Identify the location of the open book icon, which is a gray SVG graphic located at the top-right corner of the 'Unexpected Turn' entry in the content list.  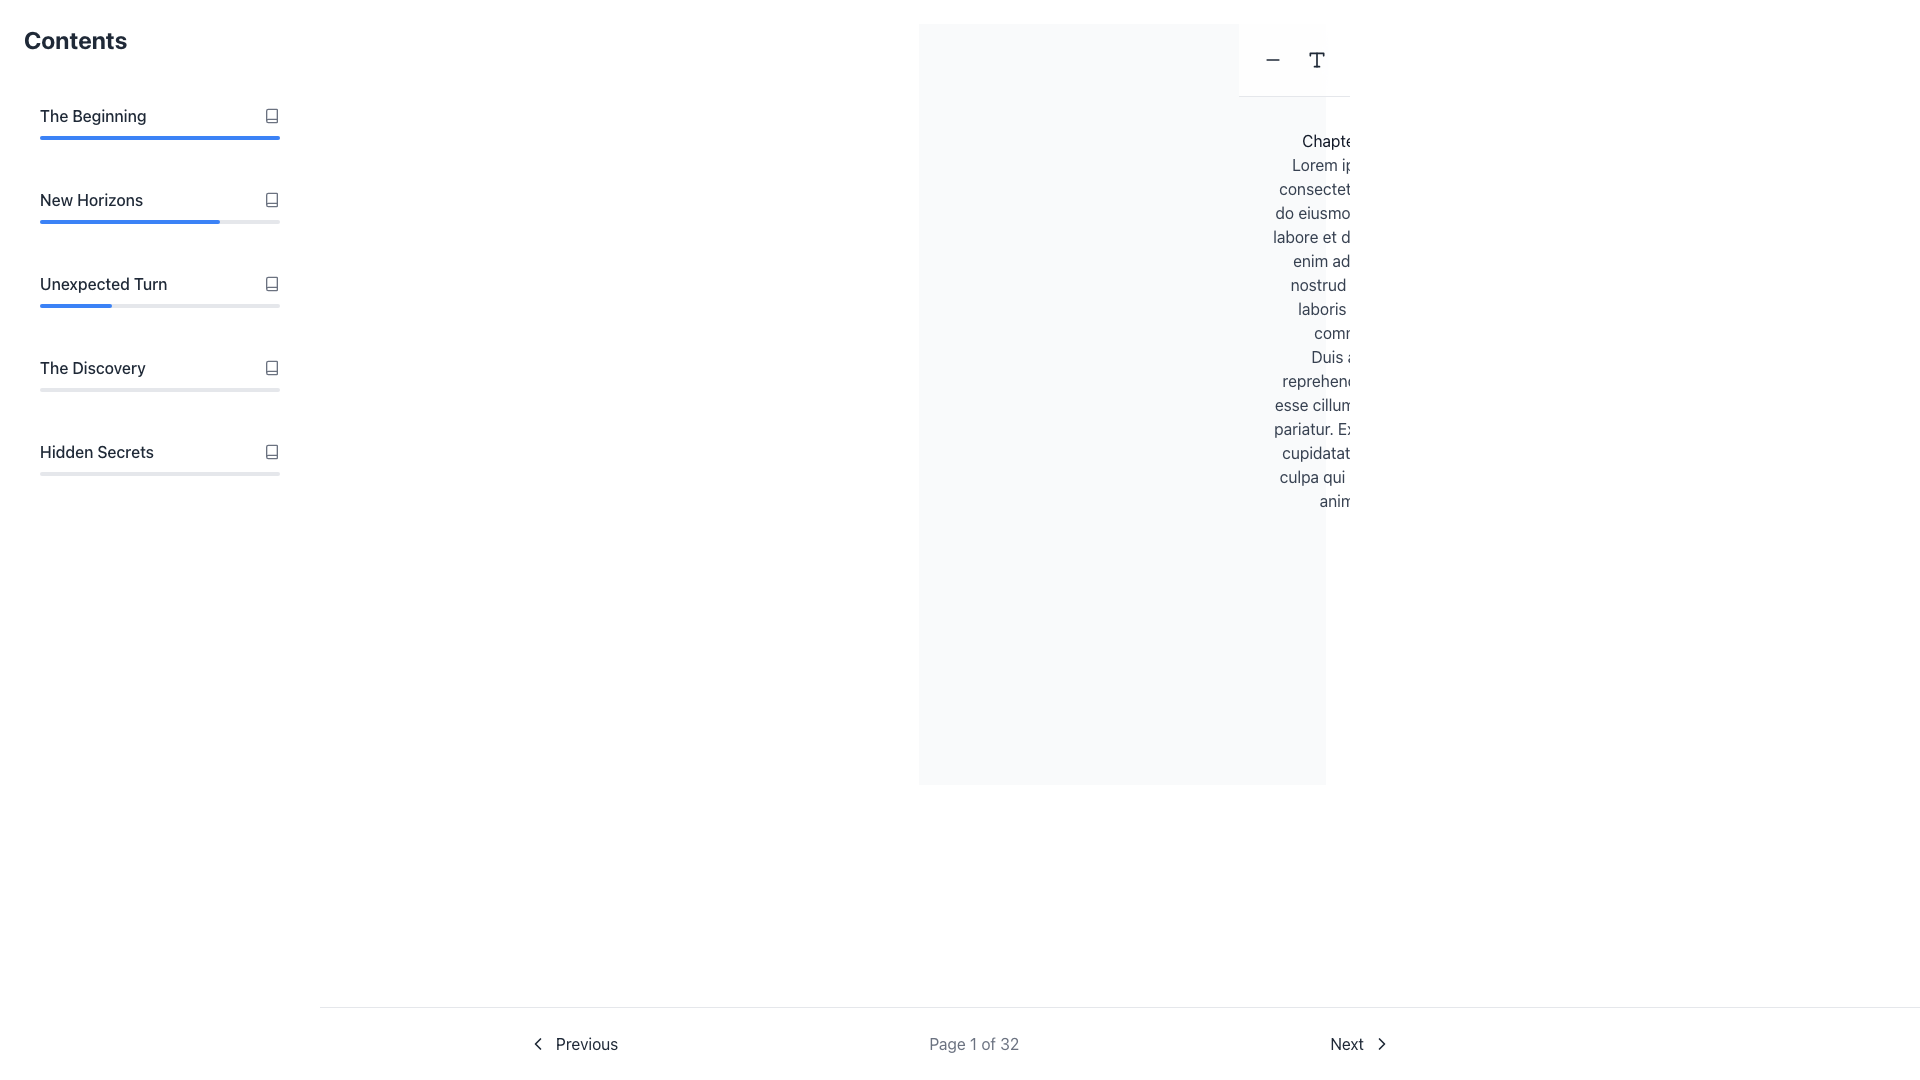
(271, 284).